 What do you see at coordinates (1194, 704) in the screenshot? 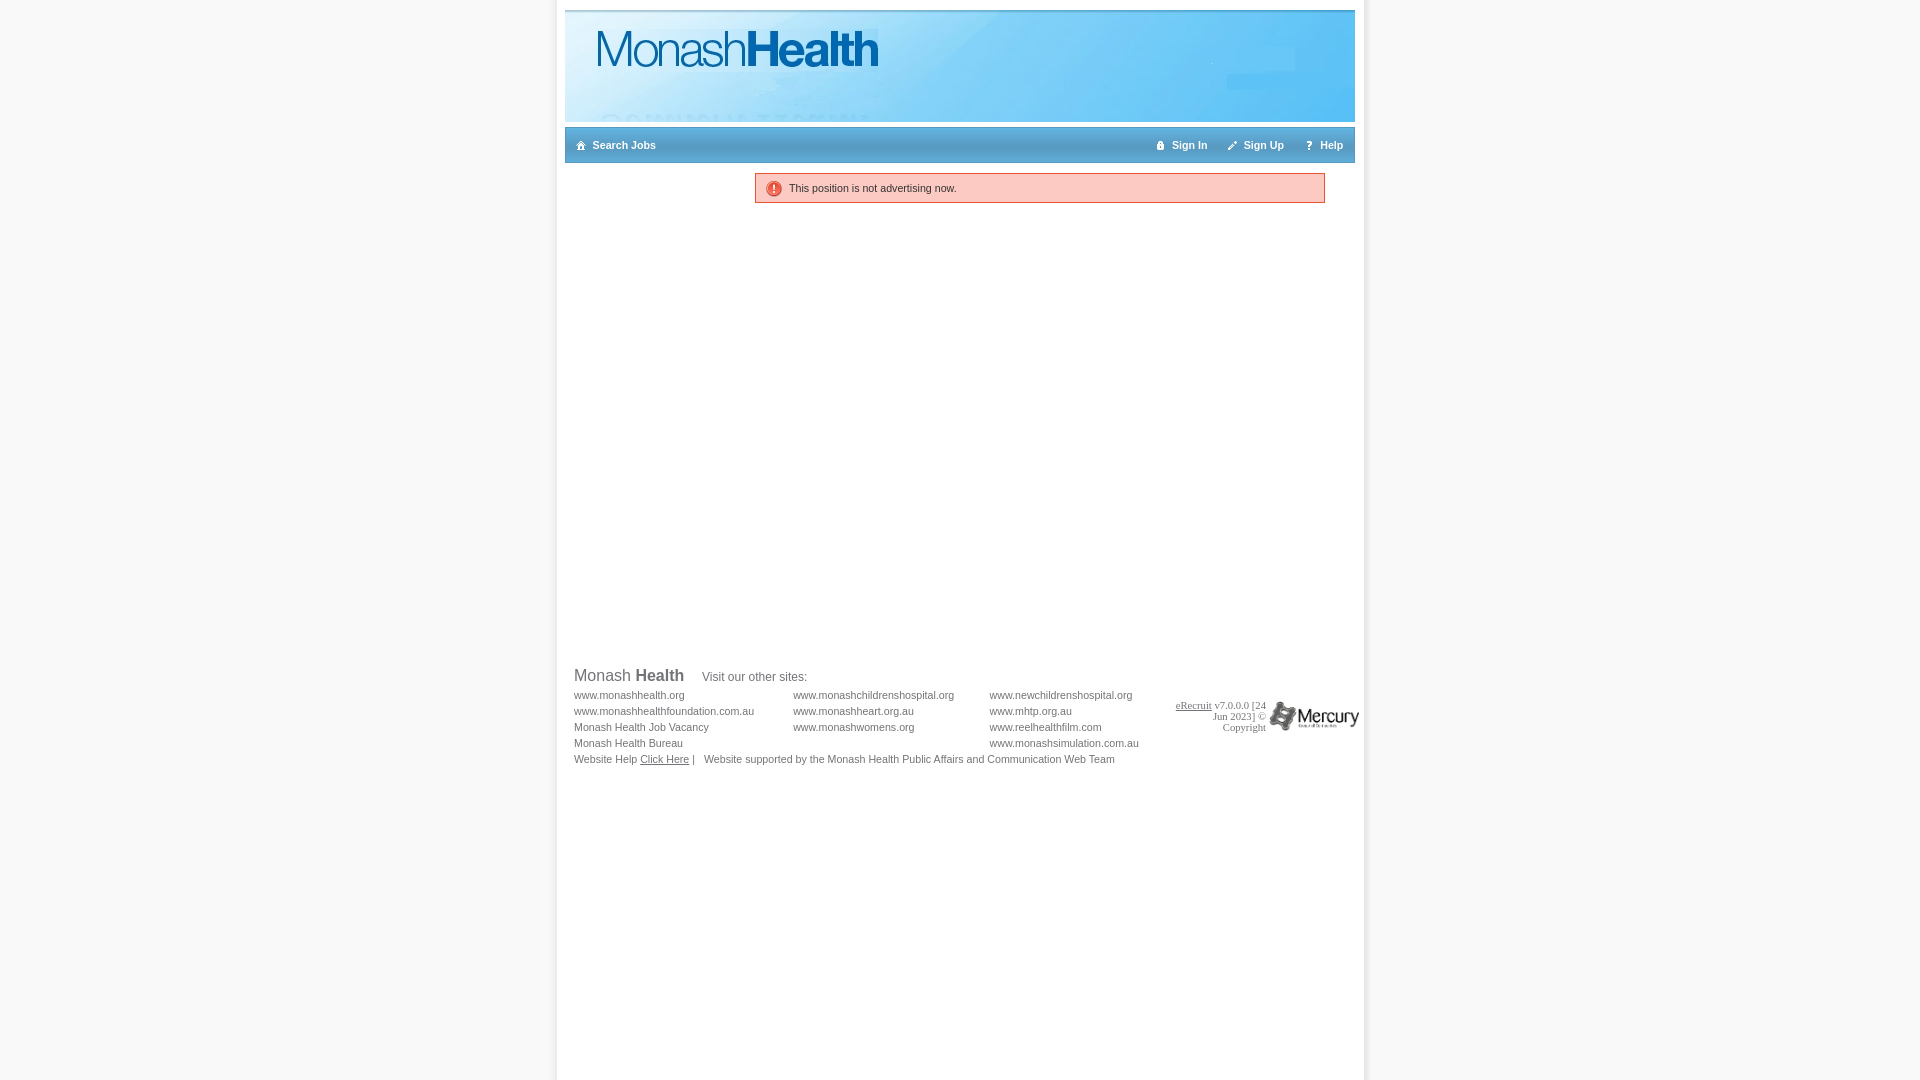
I see `'eRecruit'` at bounding box center [1194, 704].